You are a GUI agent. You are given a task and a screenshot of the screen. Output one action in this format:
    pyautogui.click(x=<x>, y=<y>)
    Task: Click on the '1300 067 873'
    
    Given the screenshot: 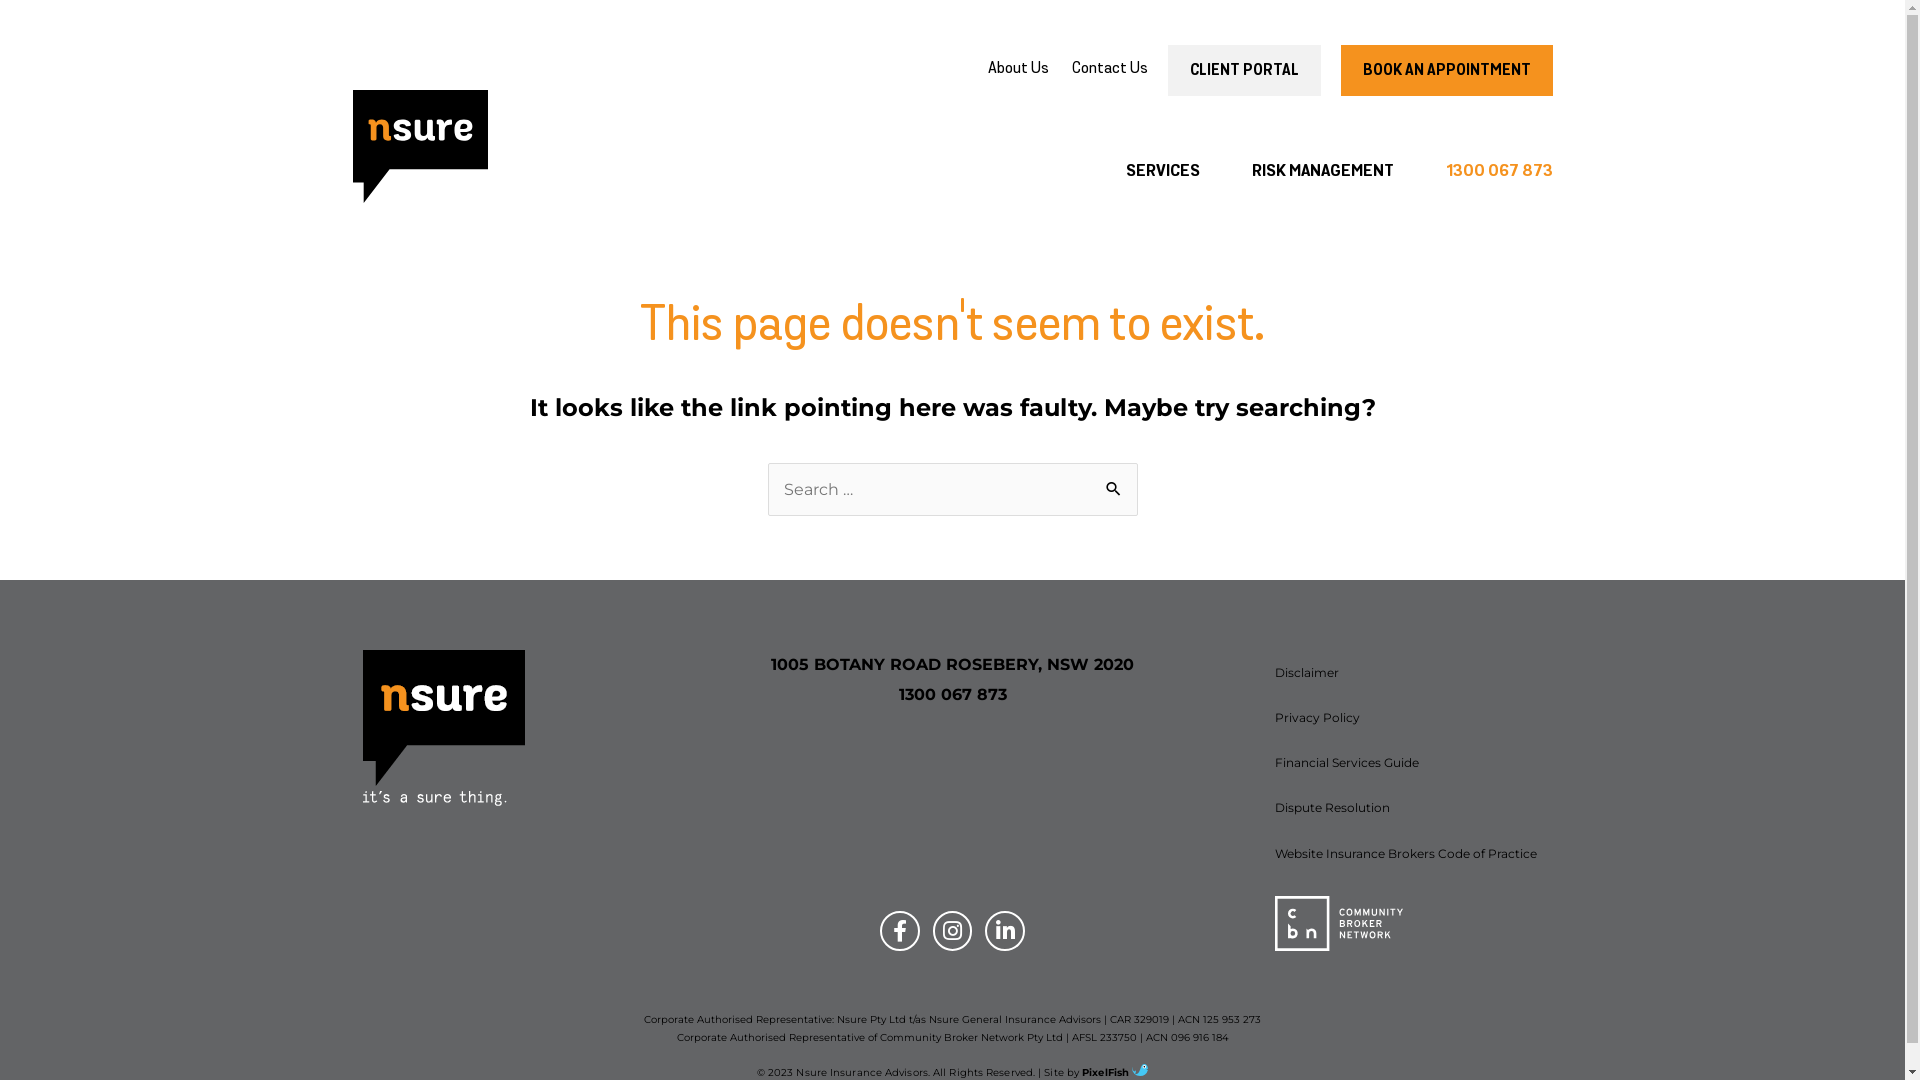 What is the action you would take?
    pyautogui.click(x=1486, y=171)
    